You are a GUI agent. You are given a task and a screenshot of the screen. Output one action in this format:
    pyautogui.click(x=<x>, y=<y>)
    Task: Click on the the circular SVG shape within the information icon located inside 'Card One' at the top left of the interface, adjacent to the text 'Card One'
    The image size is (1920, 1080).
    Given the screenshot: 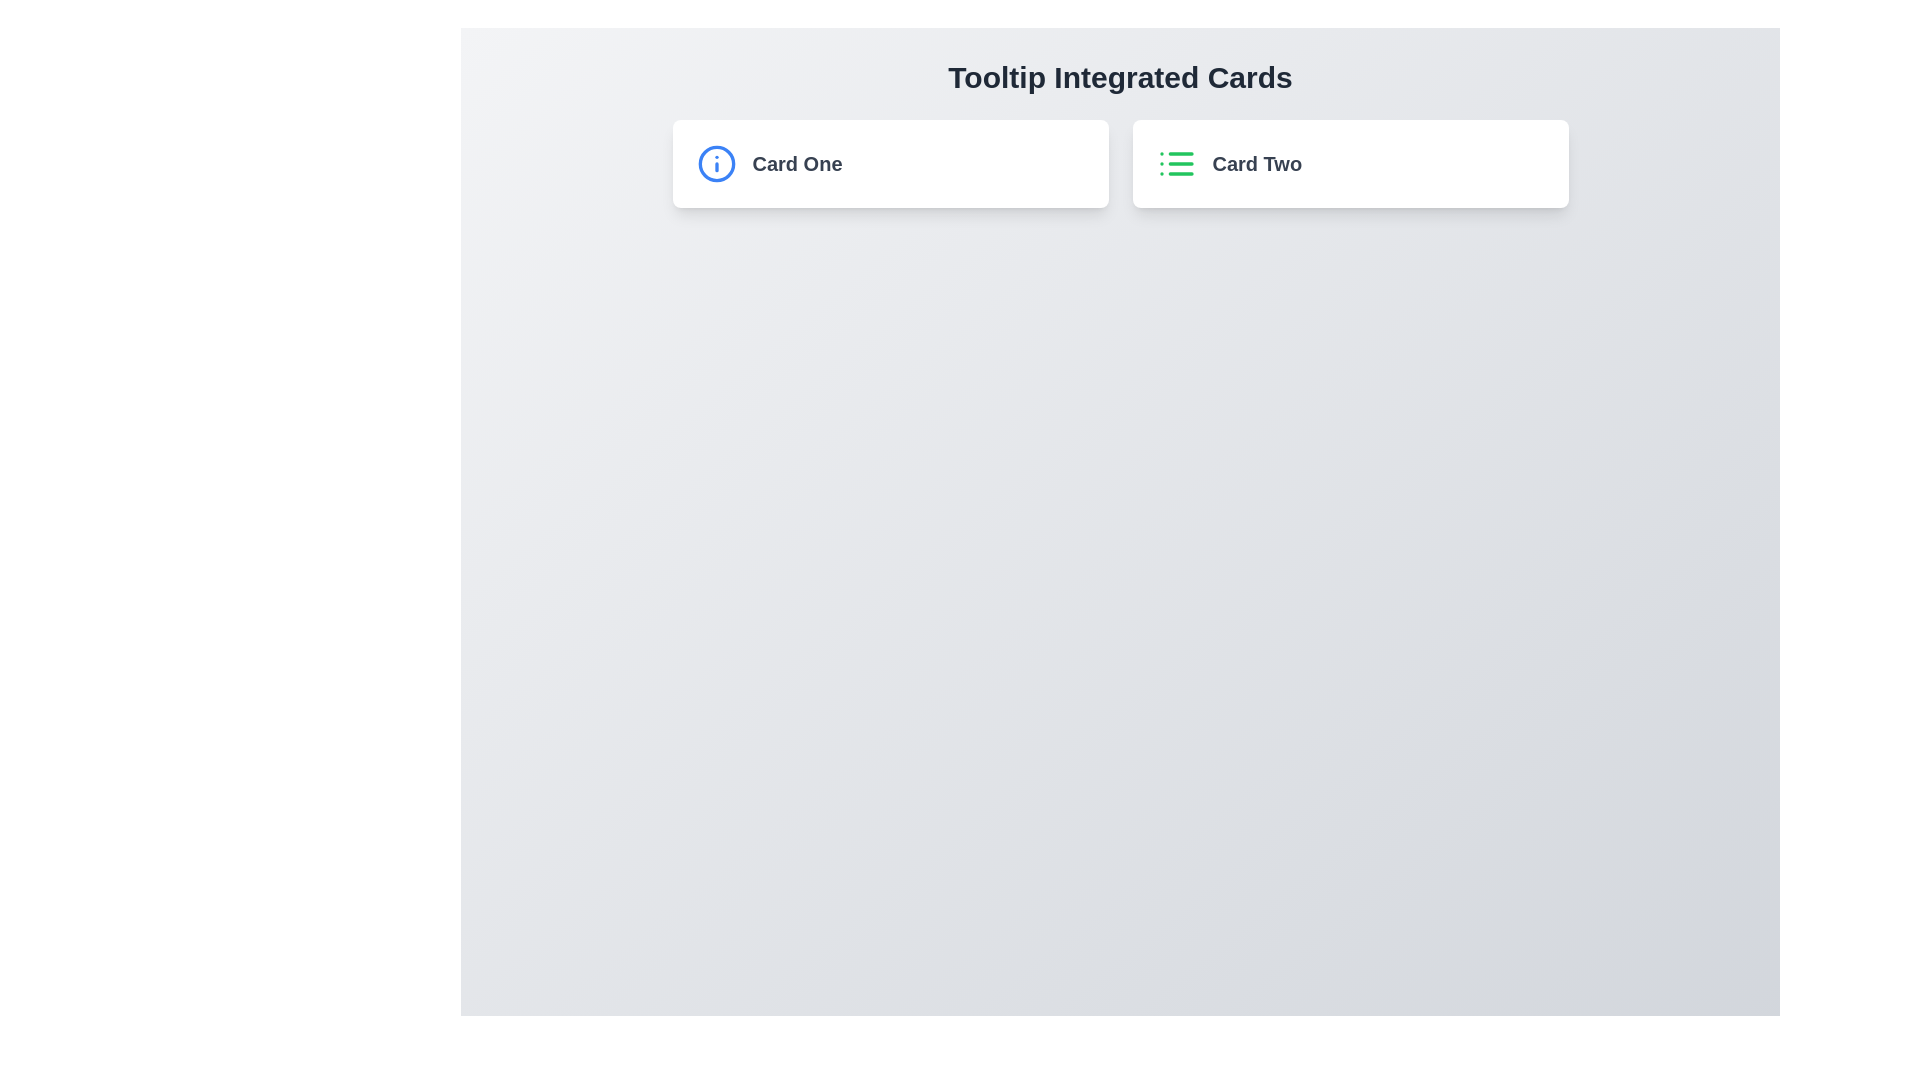 What is the action you would take?
    pyautogui.click(x=716, y=163)
    